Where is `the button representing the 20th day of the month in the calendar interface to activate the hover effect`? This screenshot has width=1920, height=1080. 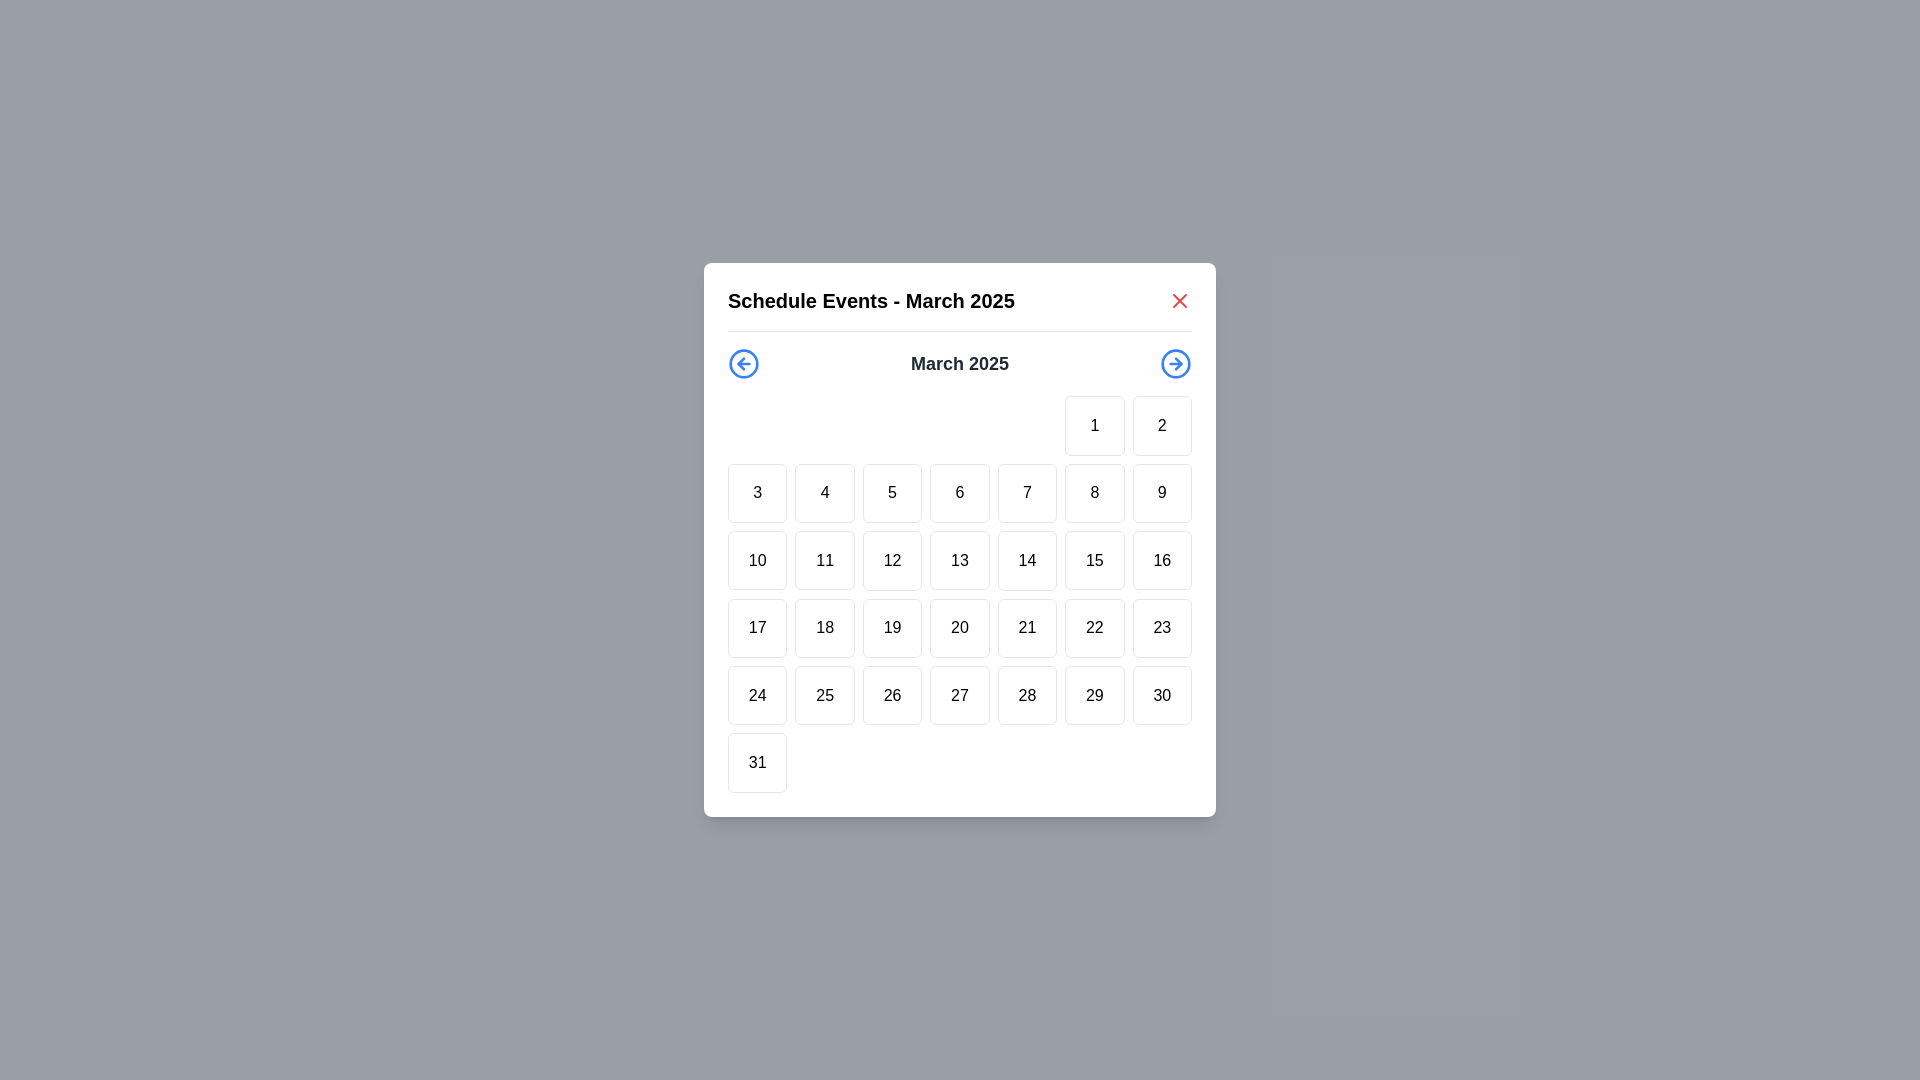
the button representing the 20th day of the month in the calendar interface to activate the hover effect is located at coordinates (960, 627).